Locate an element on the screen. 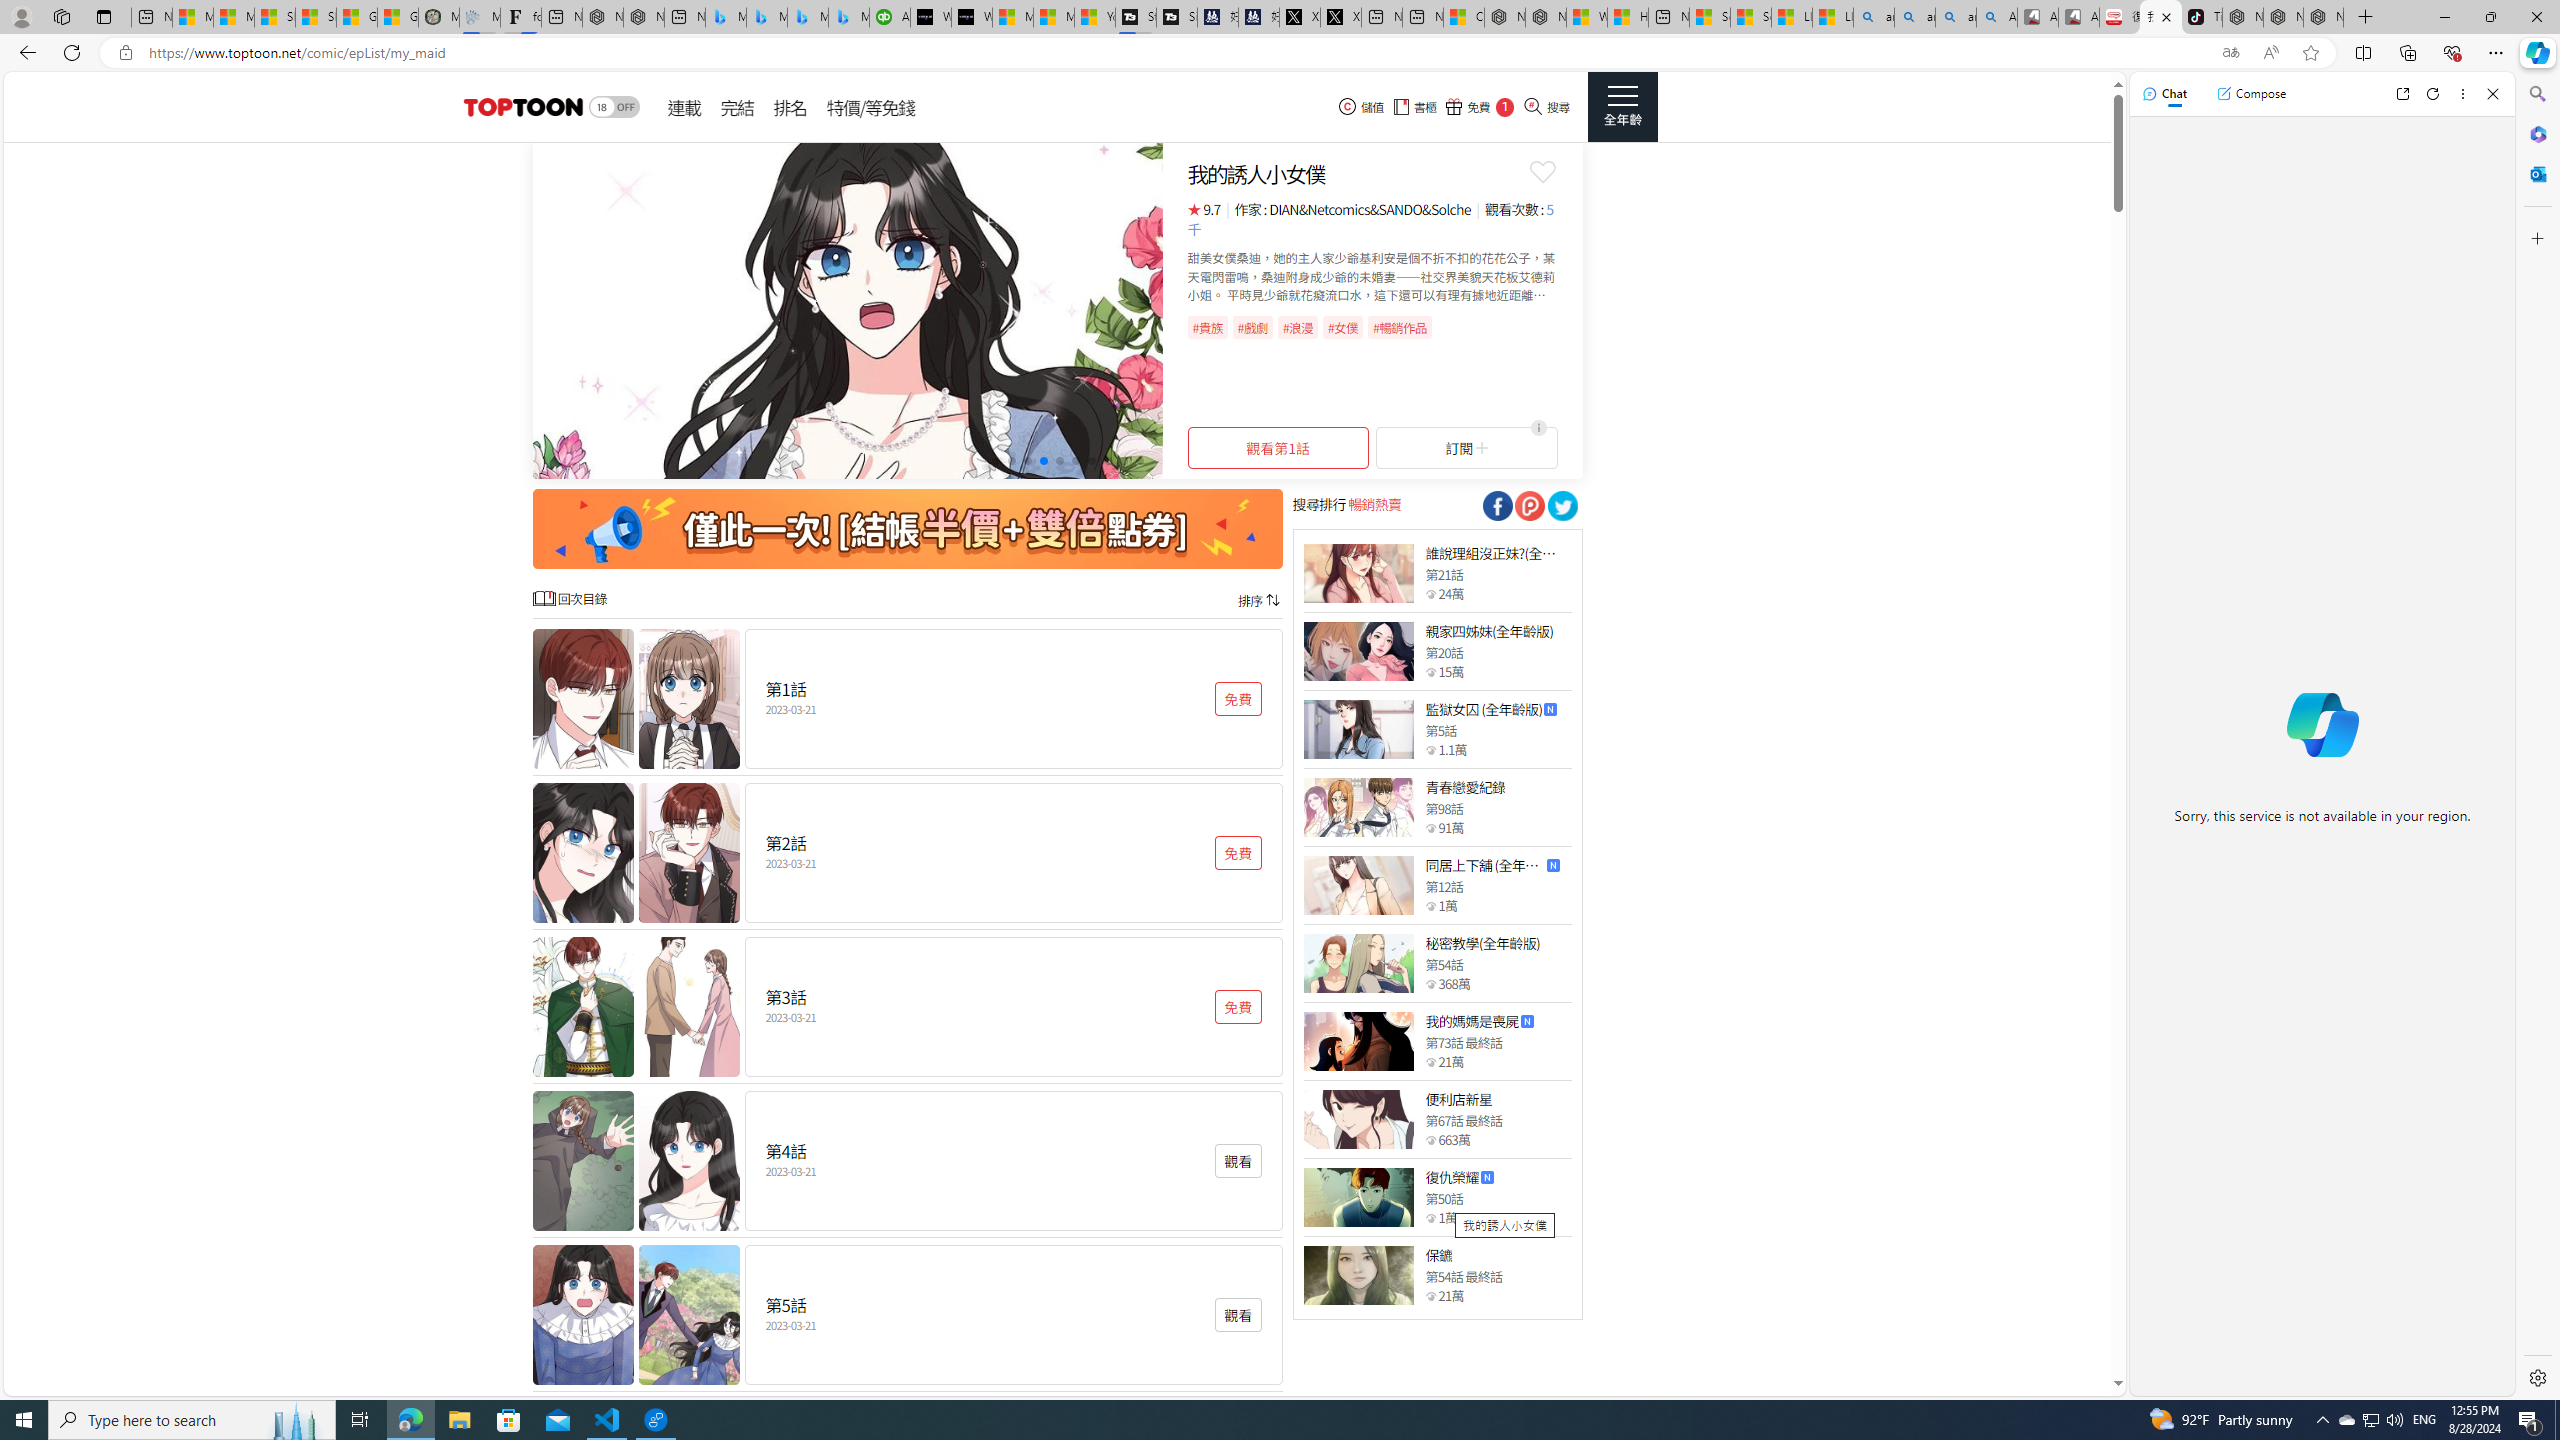 This screenshot has width=2560, height=1440. 'Show translate options' is located at coordinates (2230, 53).